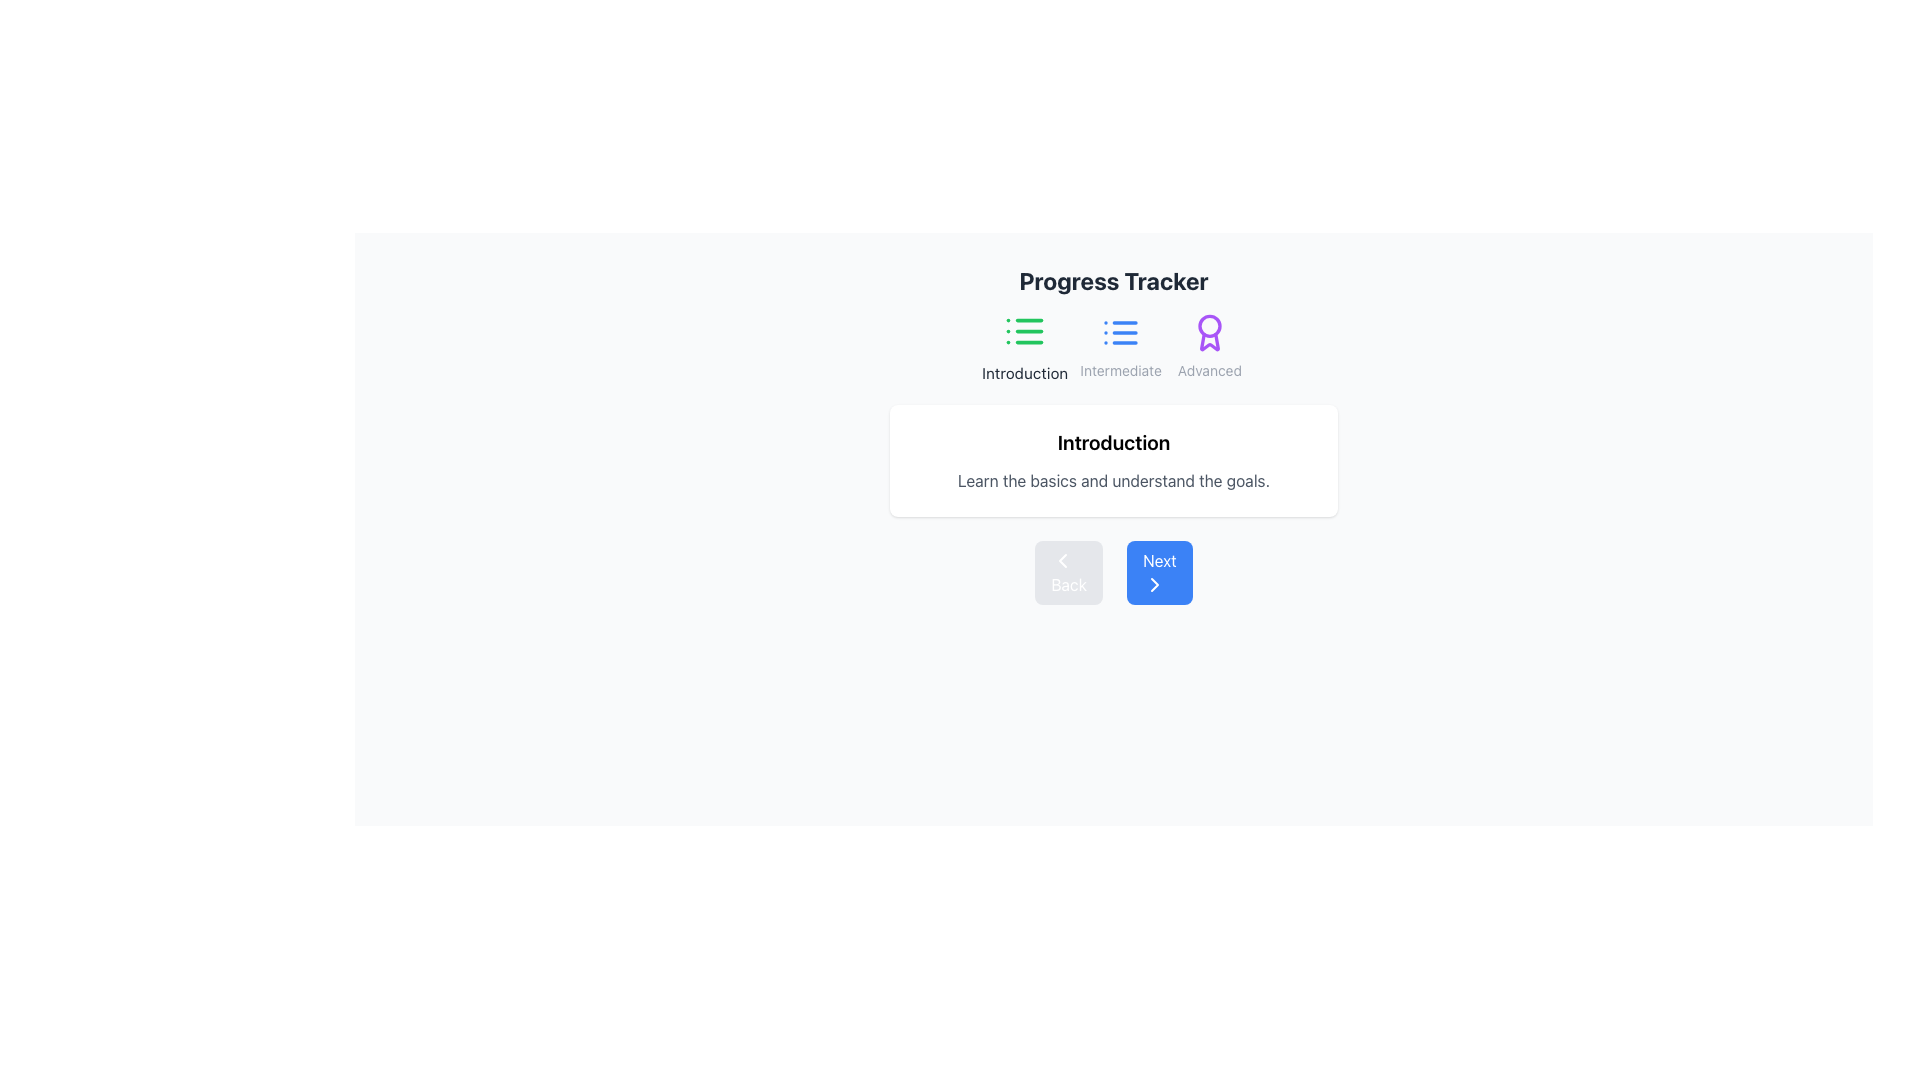  Describe the element at coordinates (1208, 370) in the screenshot. I see `the text label that describes the section associated with the purple ribbon above it` at that location.